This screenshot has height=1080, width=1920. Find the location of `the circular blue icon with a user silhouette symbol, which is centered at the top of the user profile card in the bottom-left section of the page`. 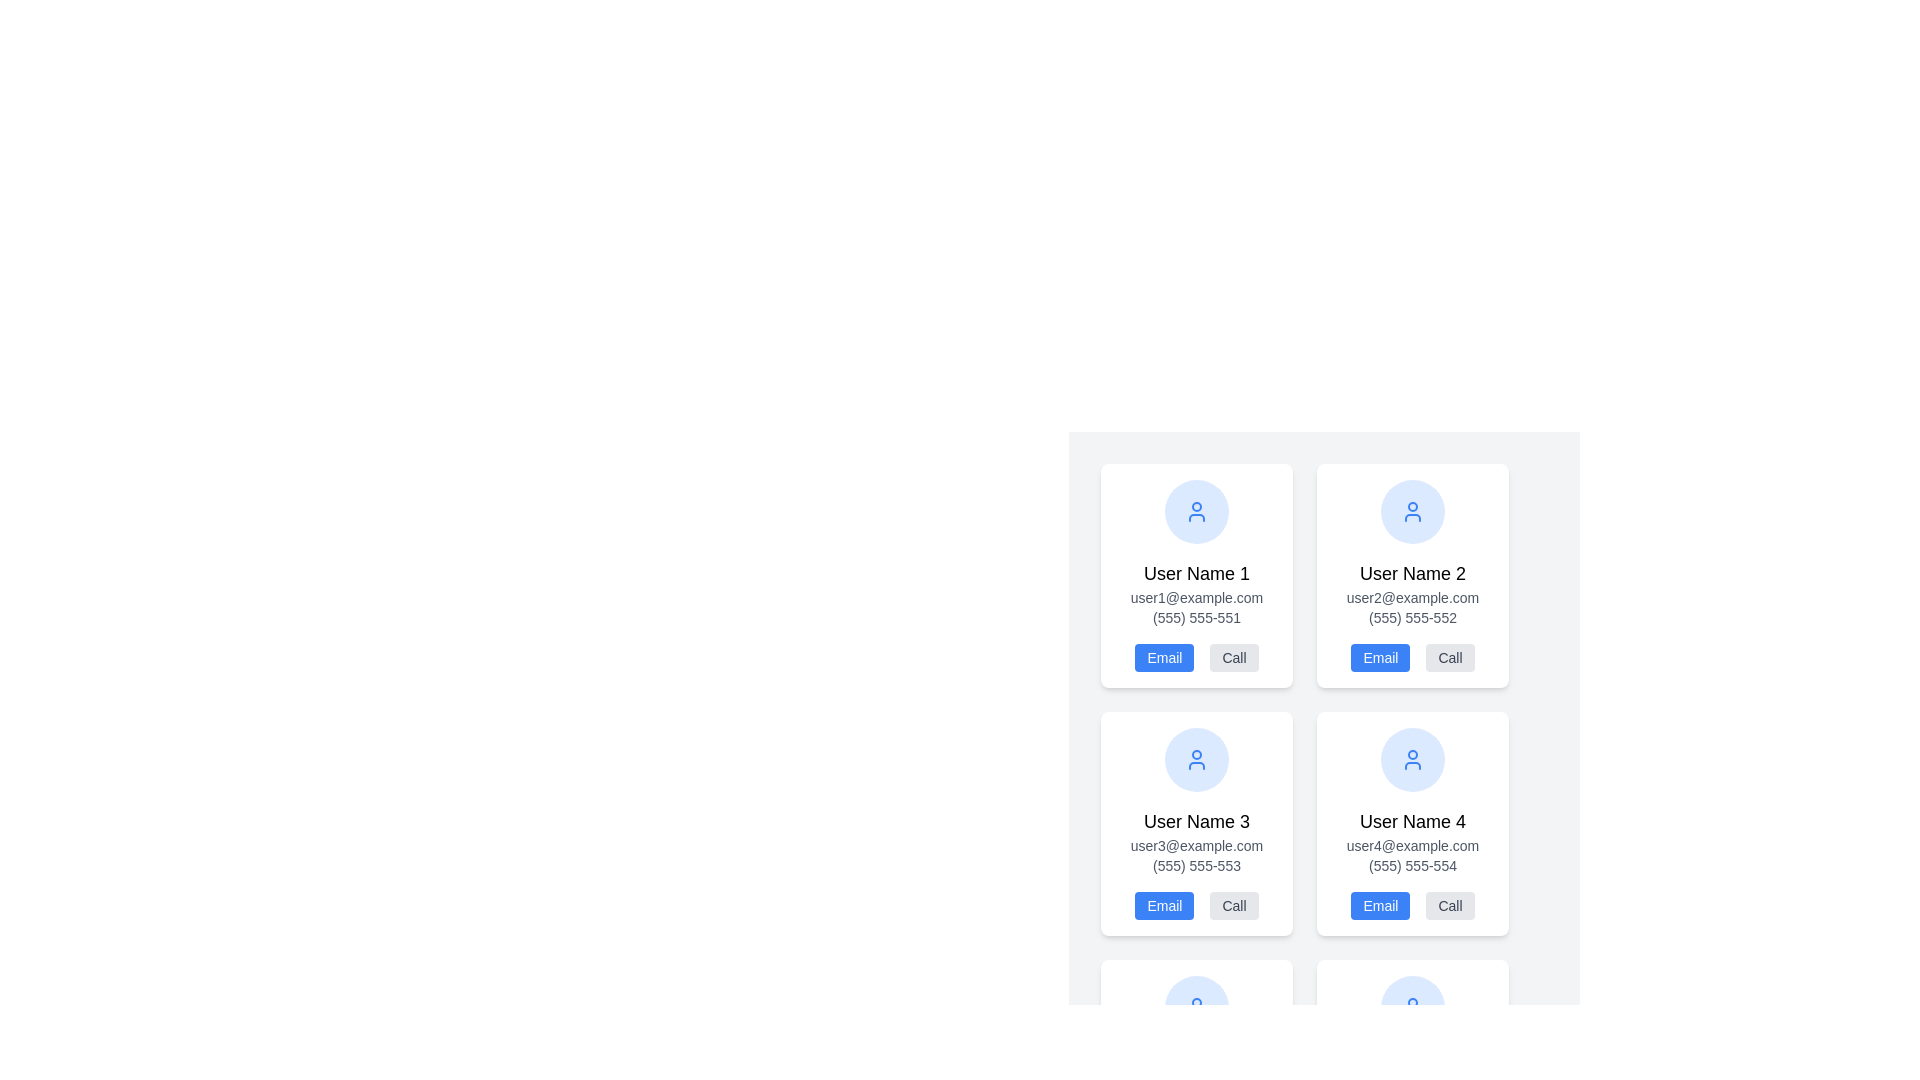

the circular blue icon with a user silhouette symbol, which is centered at the top of the user profile card in the bottom-left section of the page is located at coordinates (1196, 1007).